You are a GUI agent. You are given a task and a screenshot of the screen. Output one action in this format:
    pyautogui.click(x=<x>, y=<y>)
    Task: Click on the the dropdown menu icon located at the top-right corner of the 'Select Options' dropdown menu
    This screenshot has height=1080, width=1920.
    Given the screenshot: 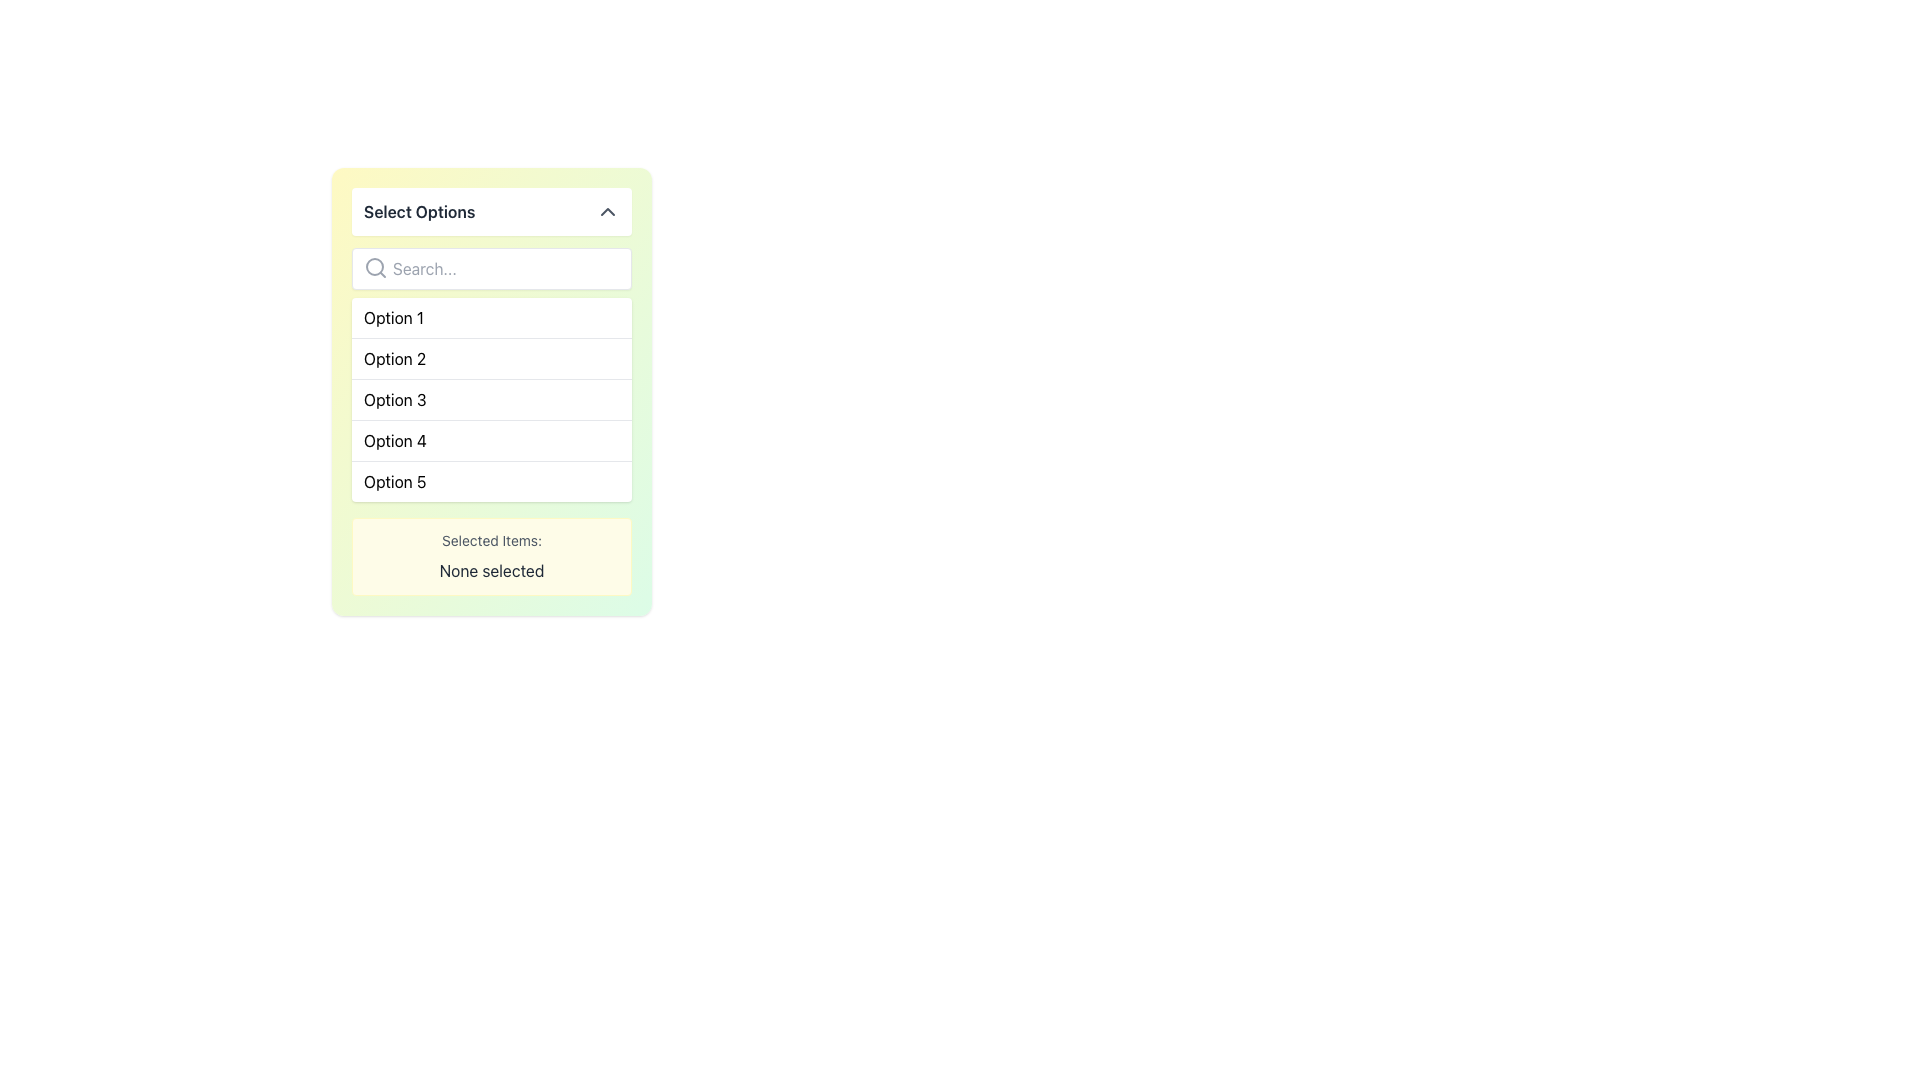 What is the action you would take?
    pyautogui.click(x=607, y=212)
    